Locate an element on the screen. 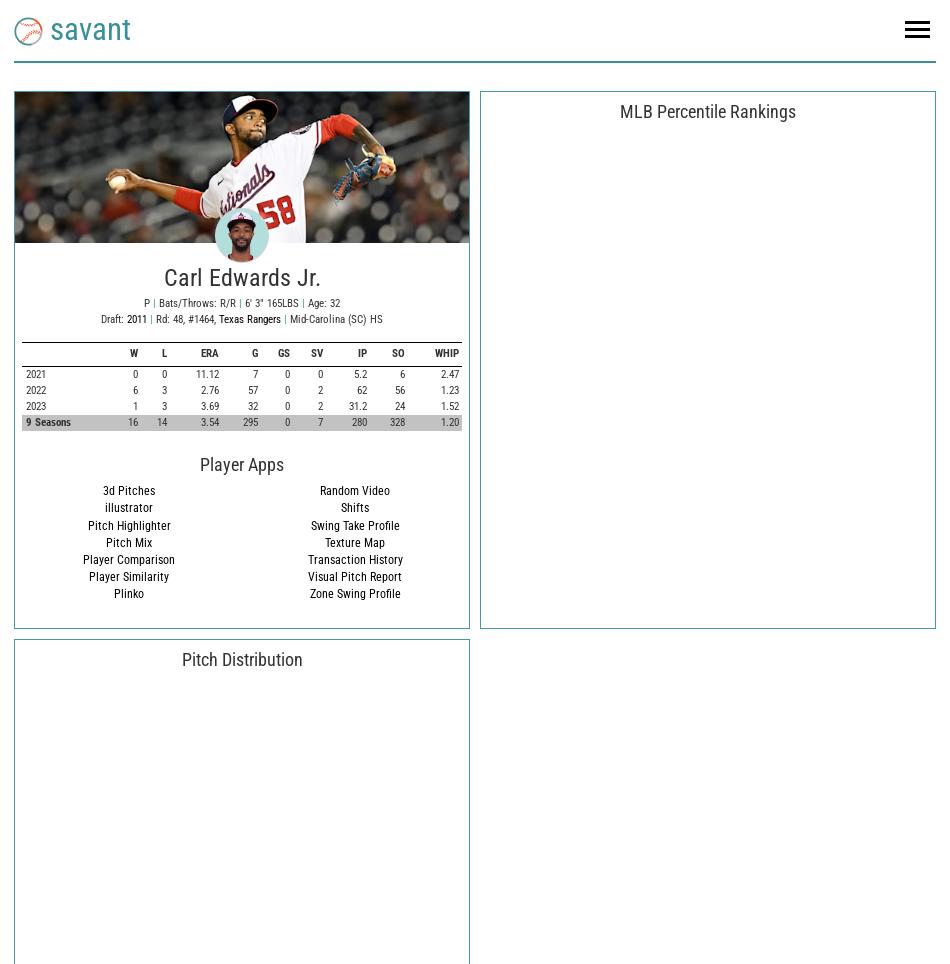 The width and height of the screenshot is (950, 964). '2.47' is located at coordinates (447, 373).